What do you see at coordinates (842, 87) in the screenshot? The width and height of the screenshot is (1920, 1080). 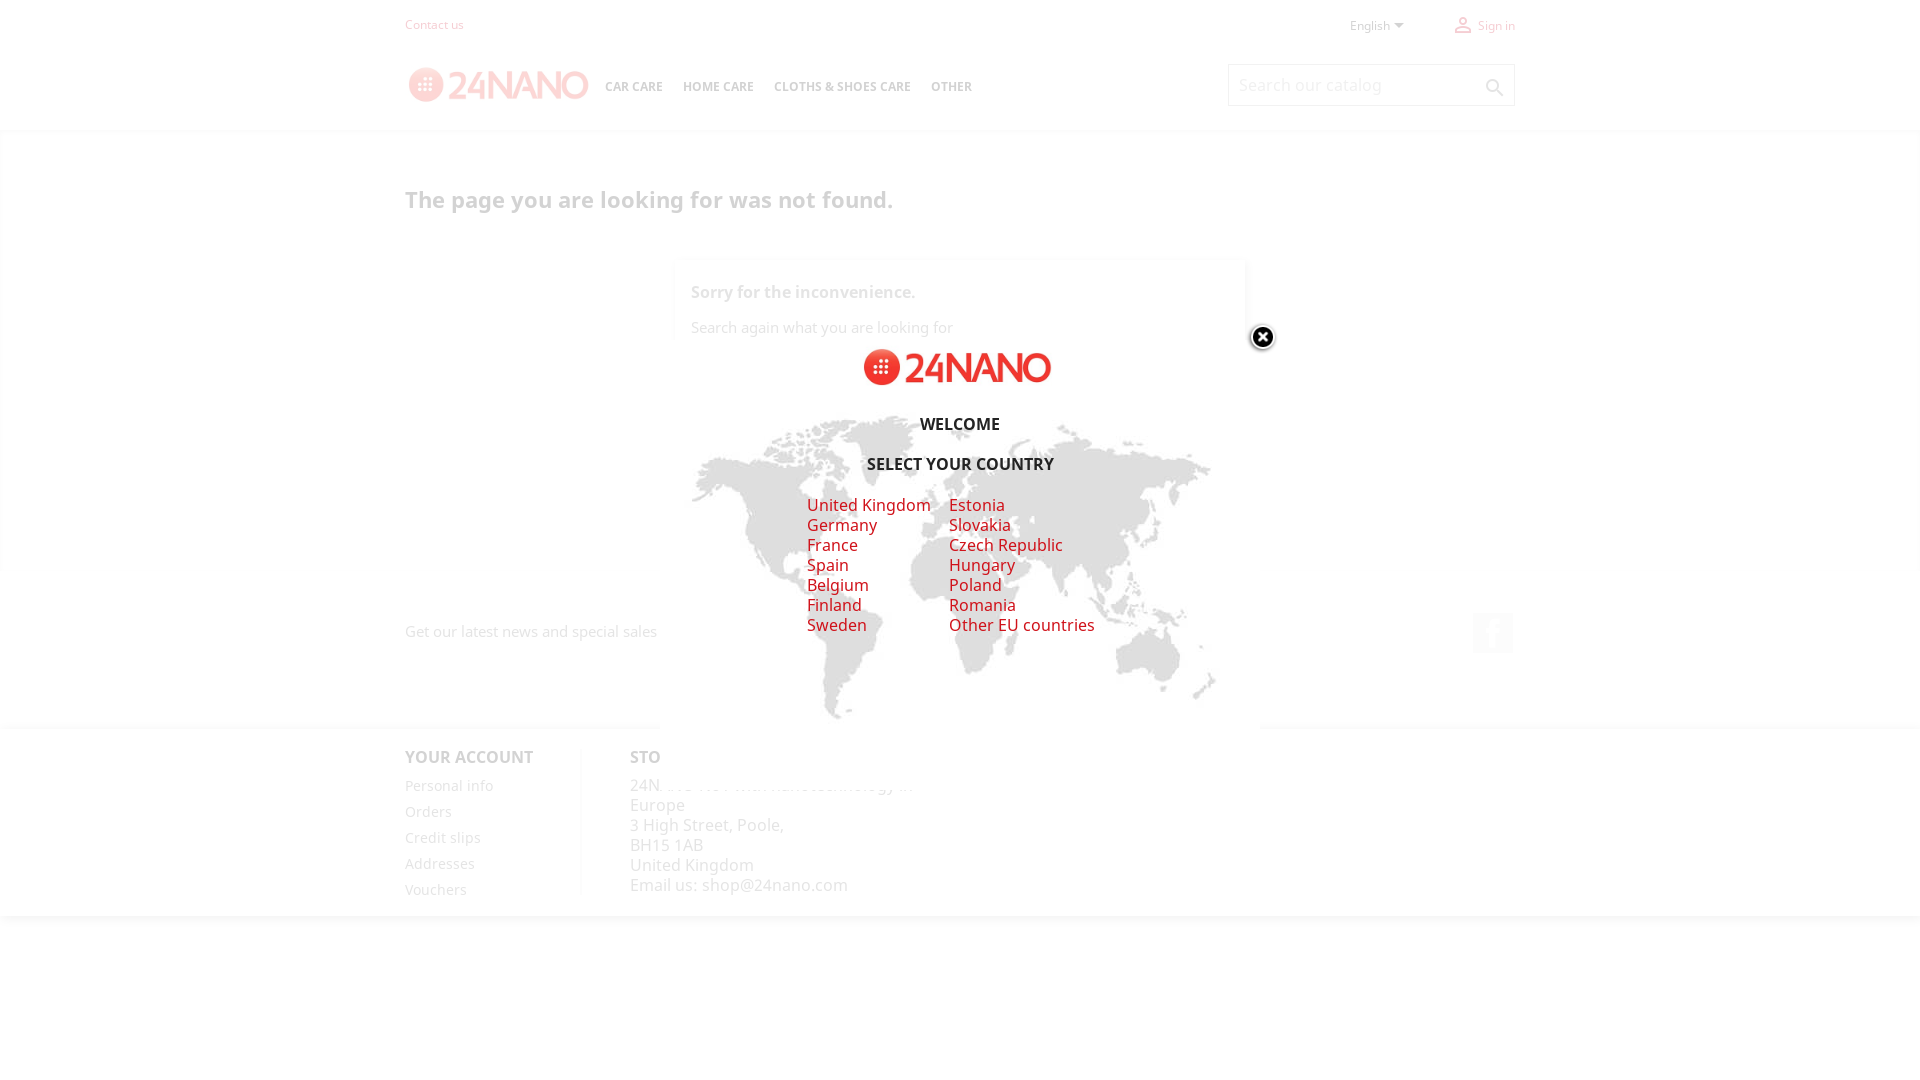 I see `'CLOTHS & SHOES CARE'` at bounding box center [842, 87].